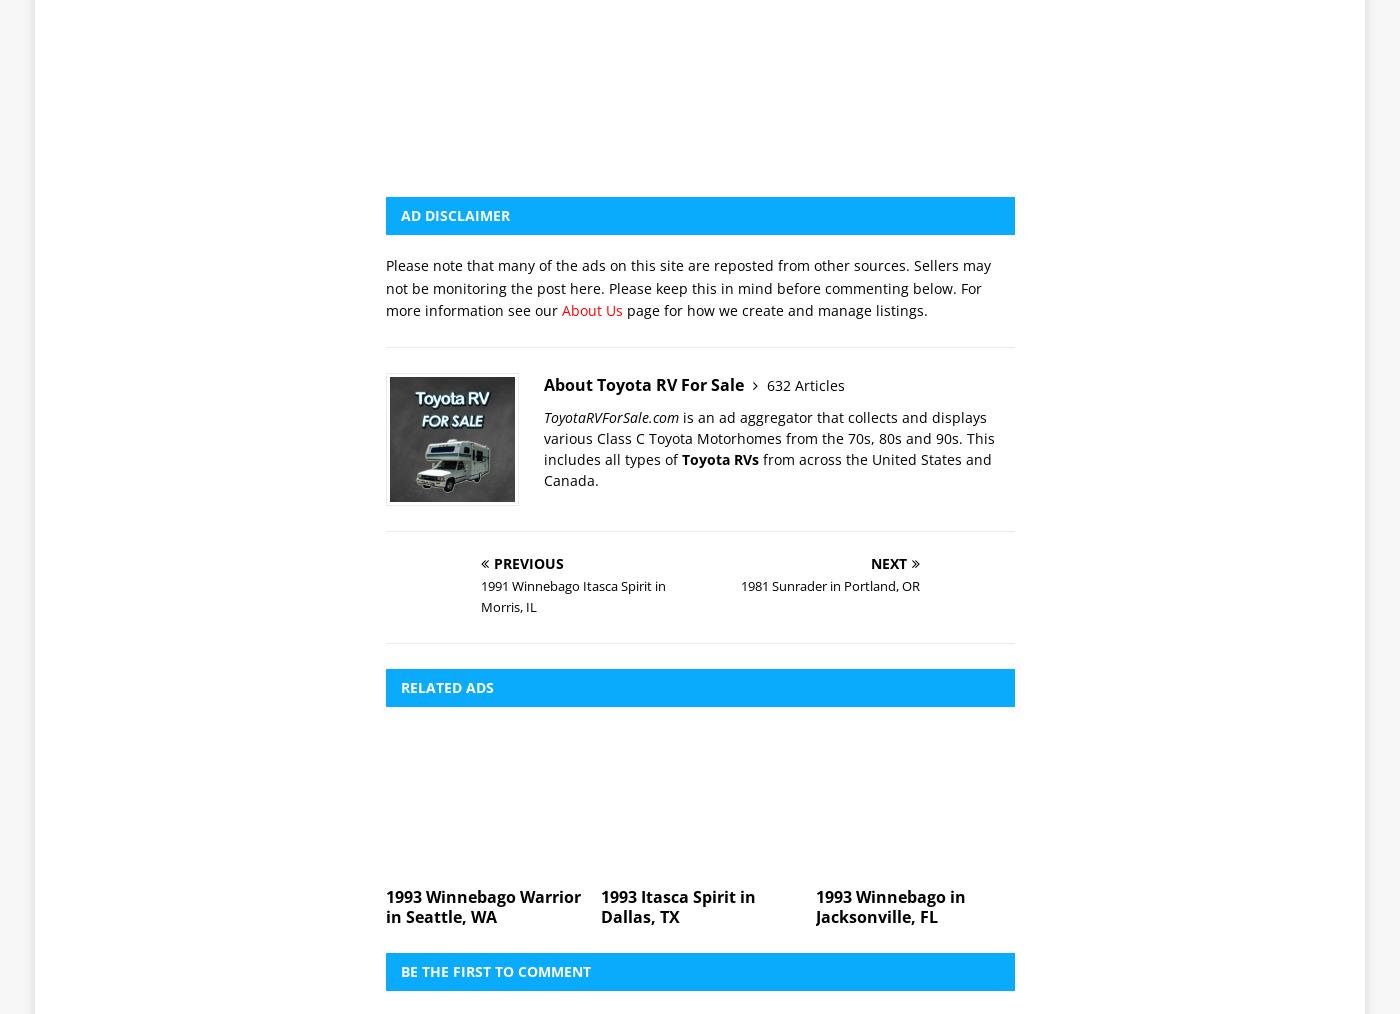  I want to click on 'About Toyota RV For Sale', so click(645, 105).